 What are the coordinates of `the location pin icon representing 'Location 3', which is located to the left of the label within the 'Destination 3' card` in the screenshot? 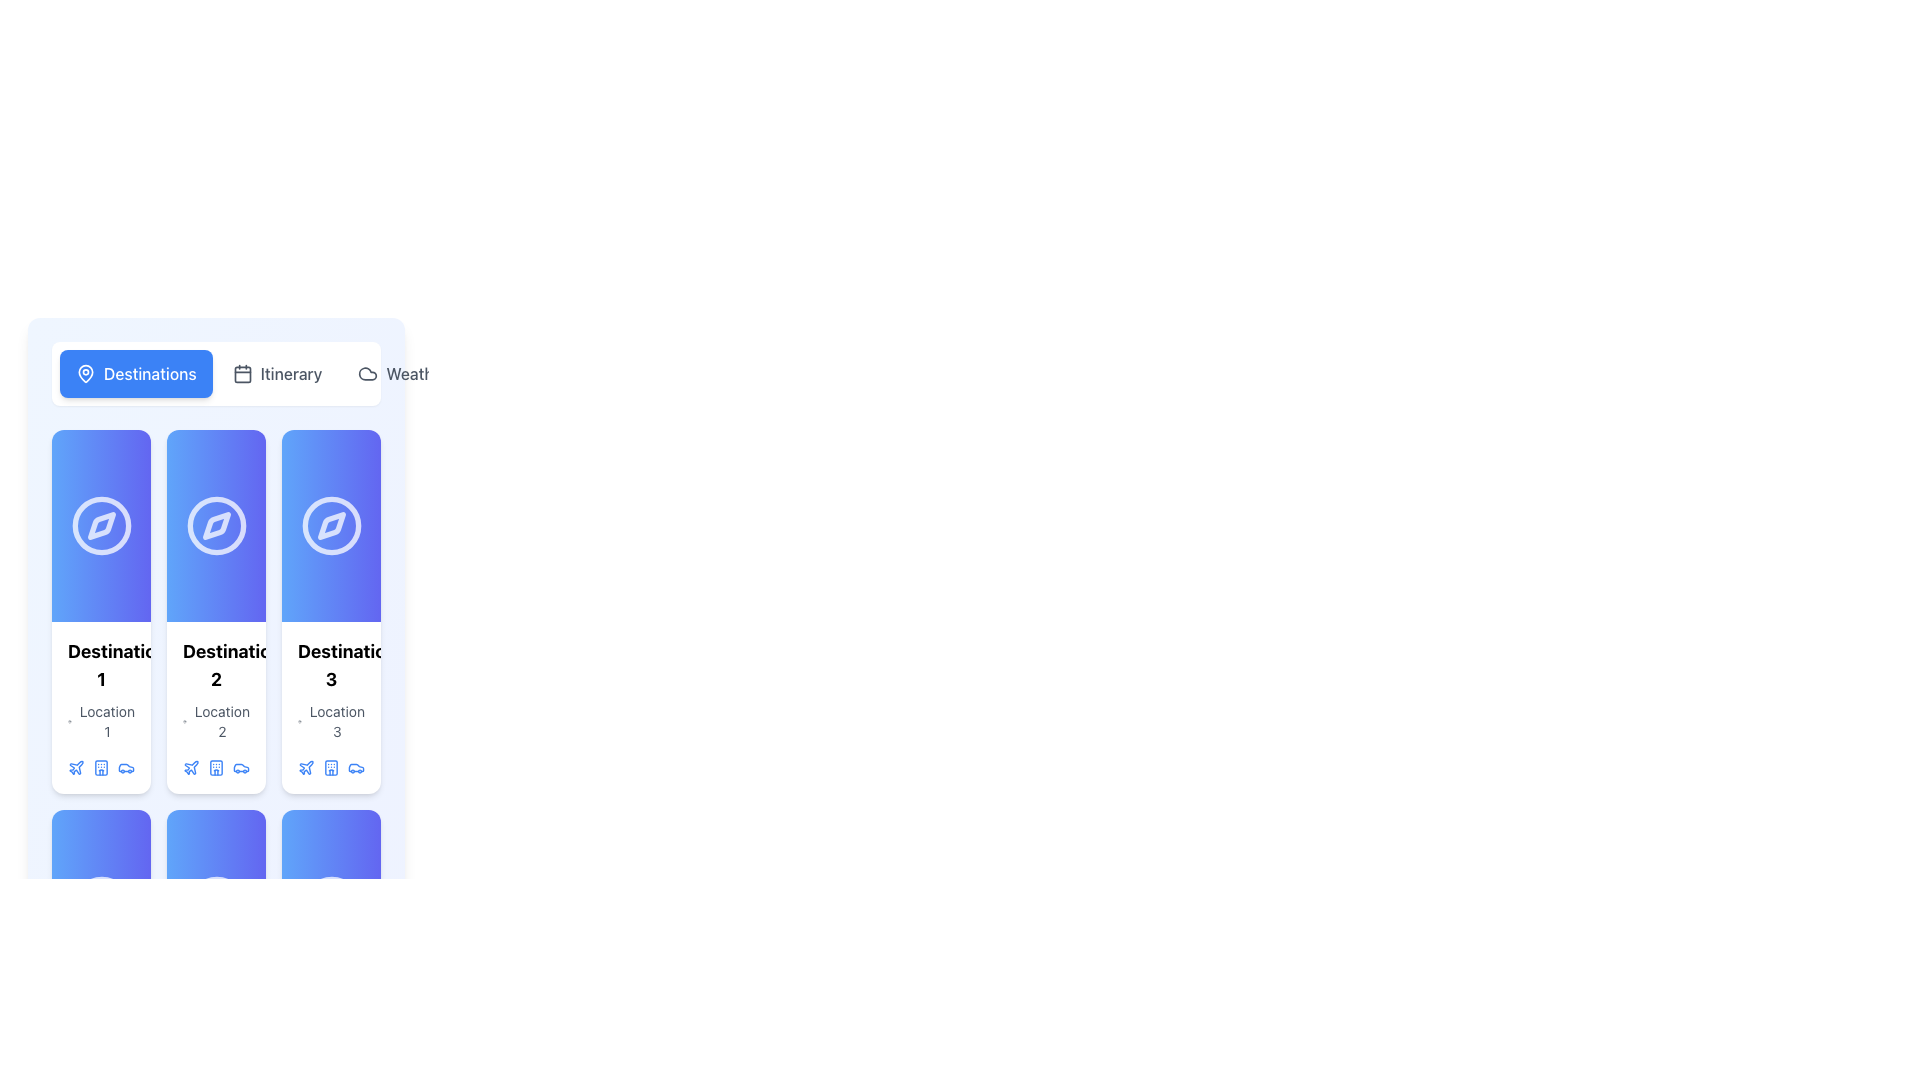 It's located at (298, 721).